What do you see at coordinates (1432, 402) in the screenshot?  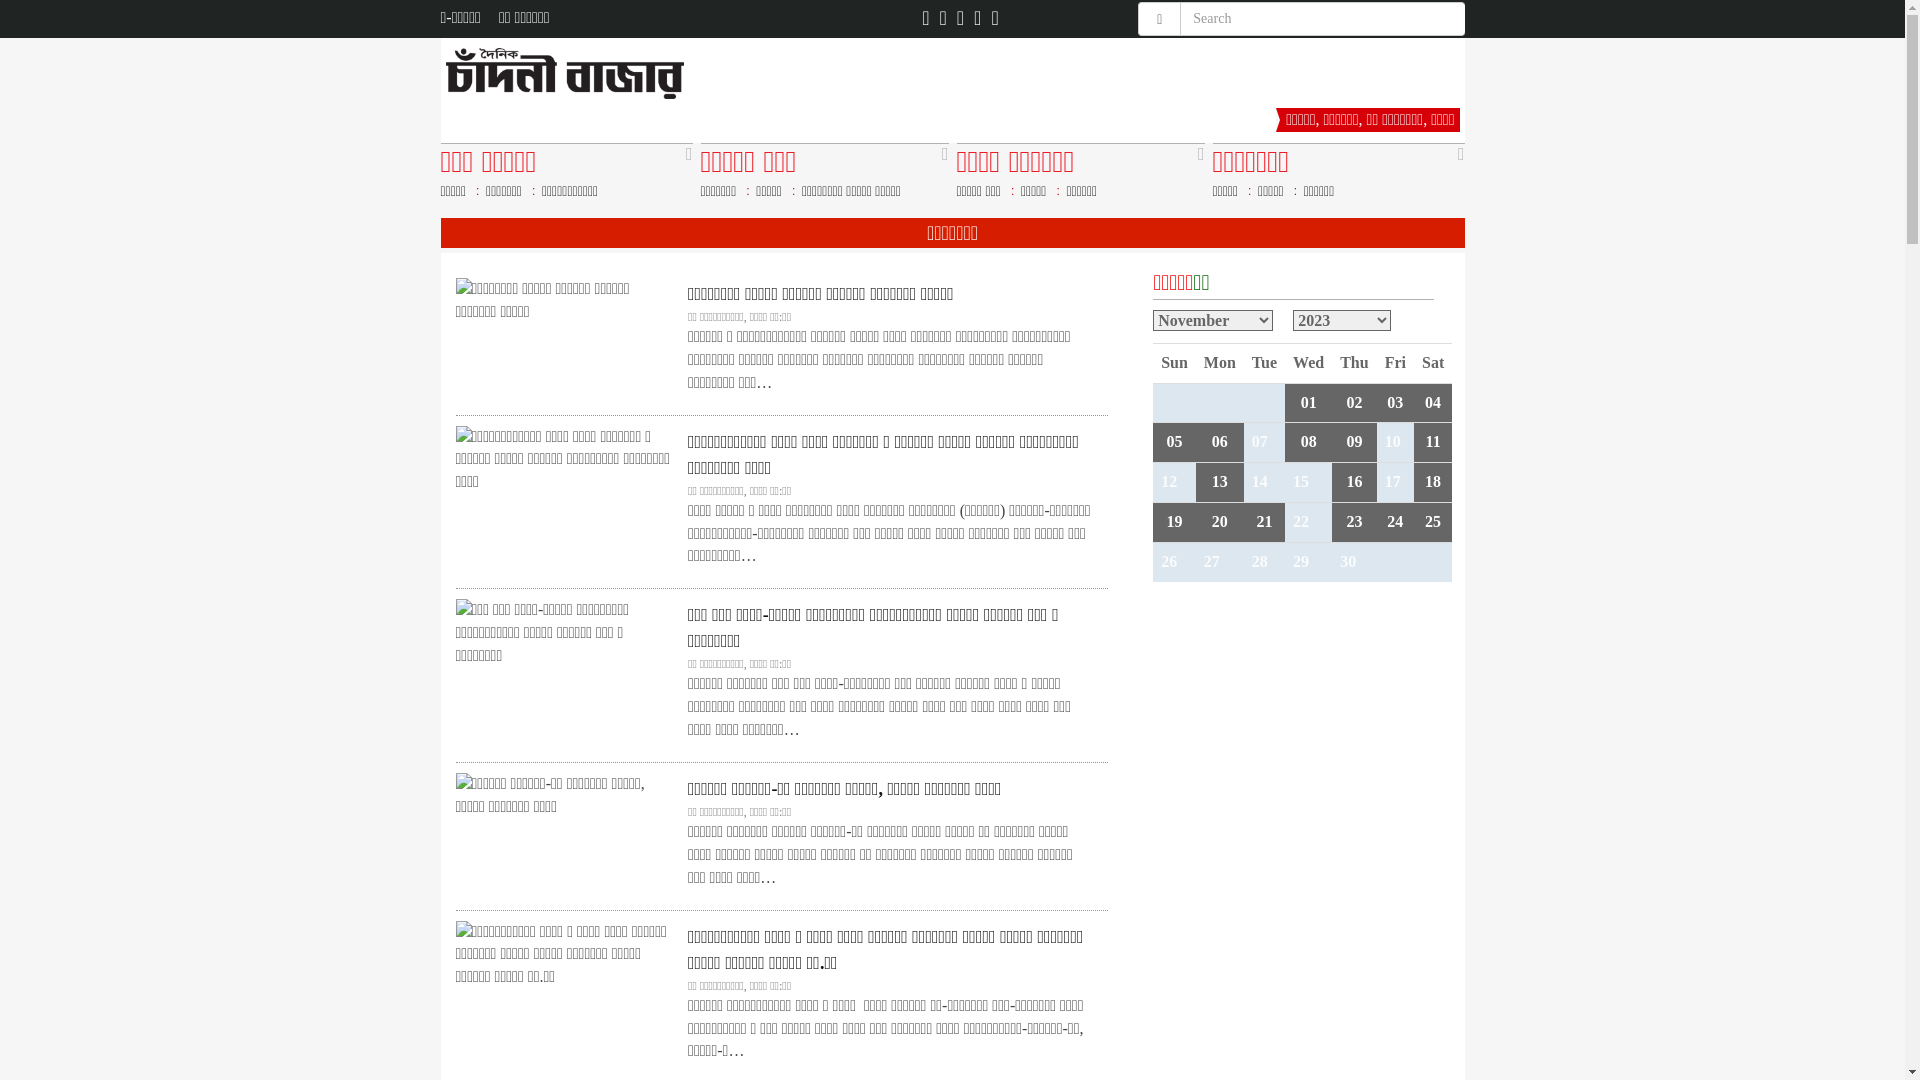 I see `'04'` at bounding box center [1432, 402].